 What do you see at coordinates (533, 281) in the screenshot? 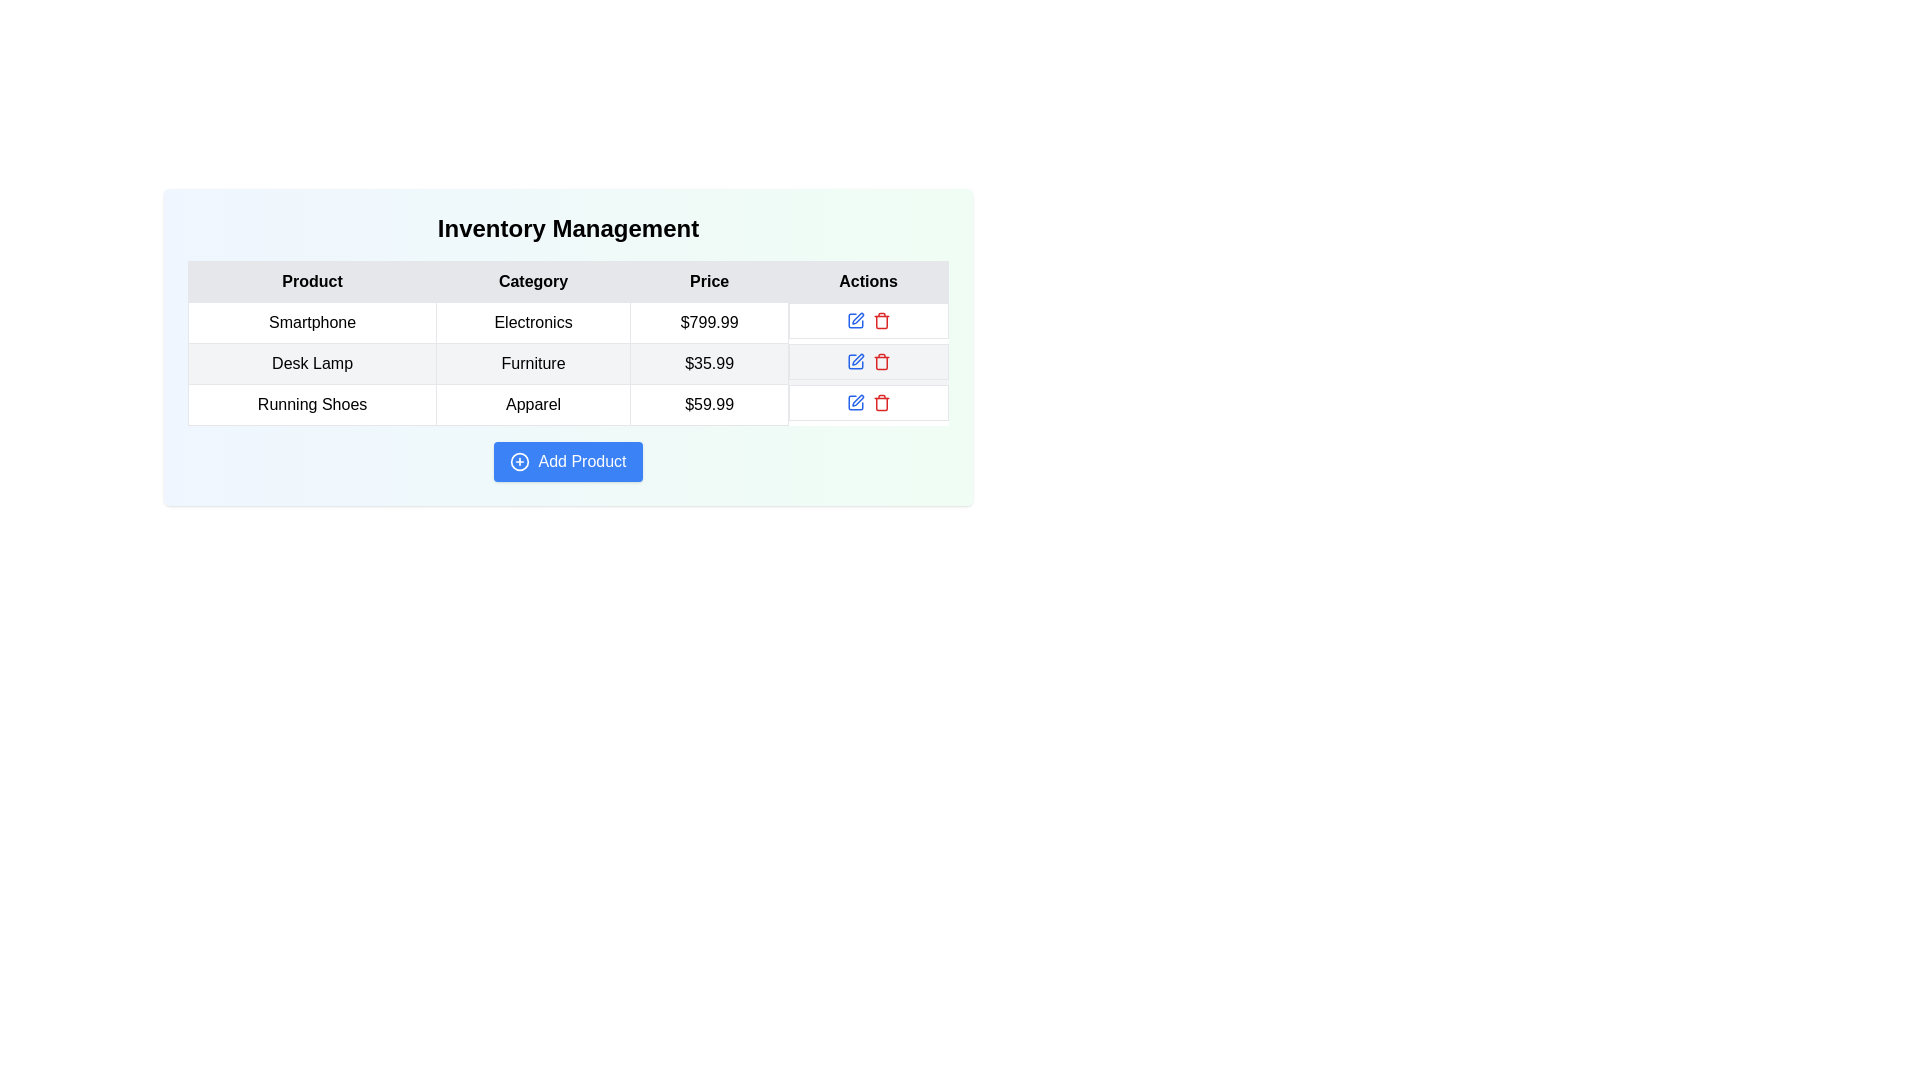
I see `header label for the 'Category' column in the table, which is the second item in the header row, positioned between the 'Product' and 'Price' headers` at bounding box center [533, 281].